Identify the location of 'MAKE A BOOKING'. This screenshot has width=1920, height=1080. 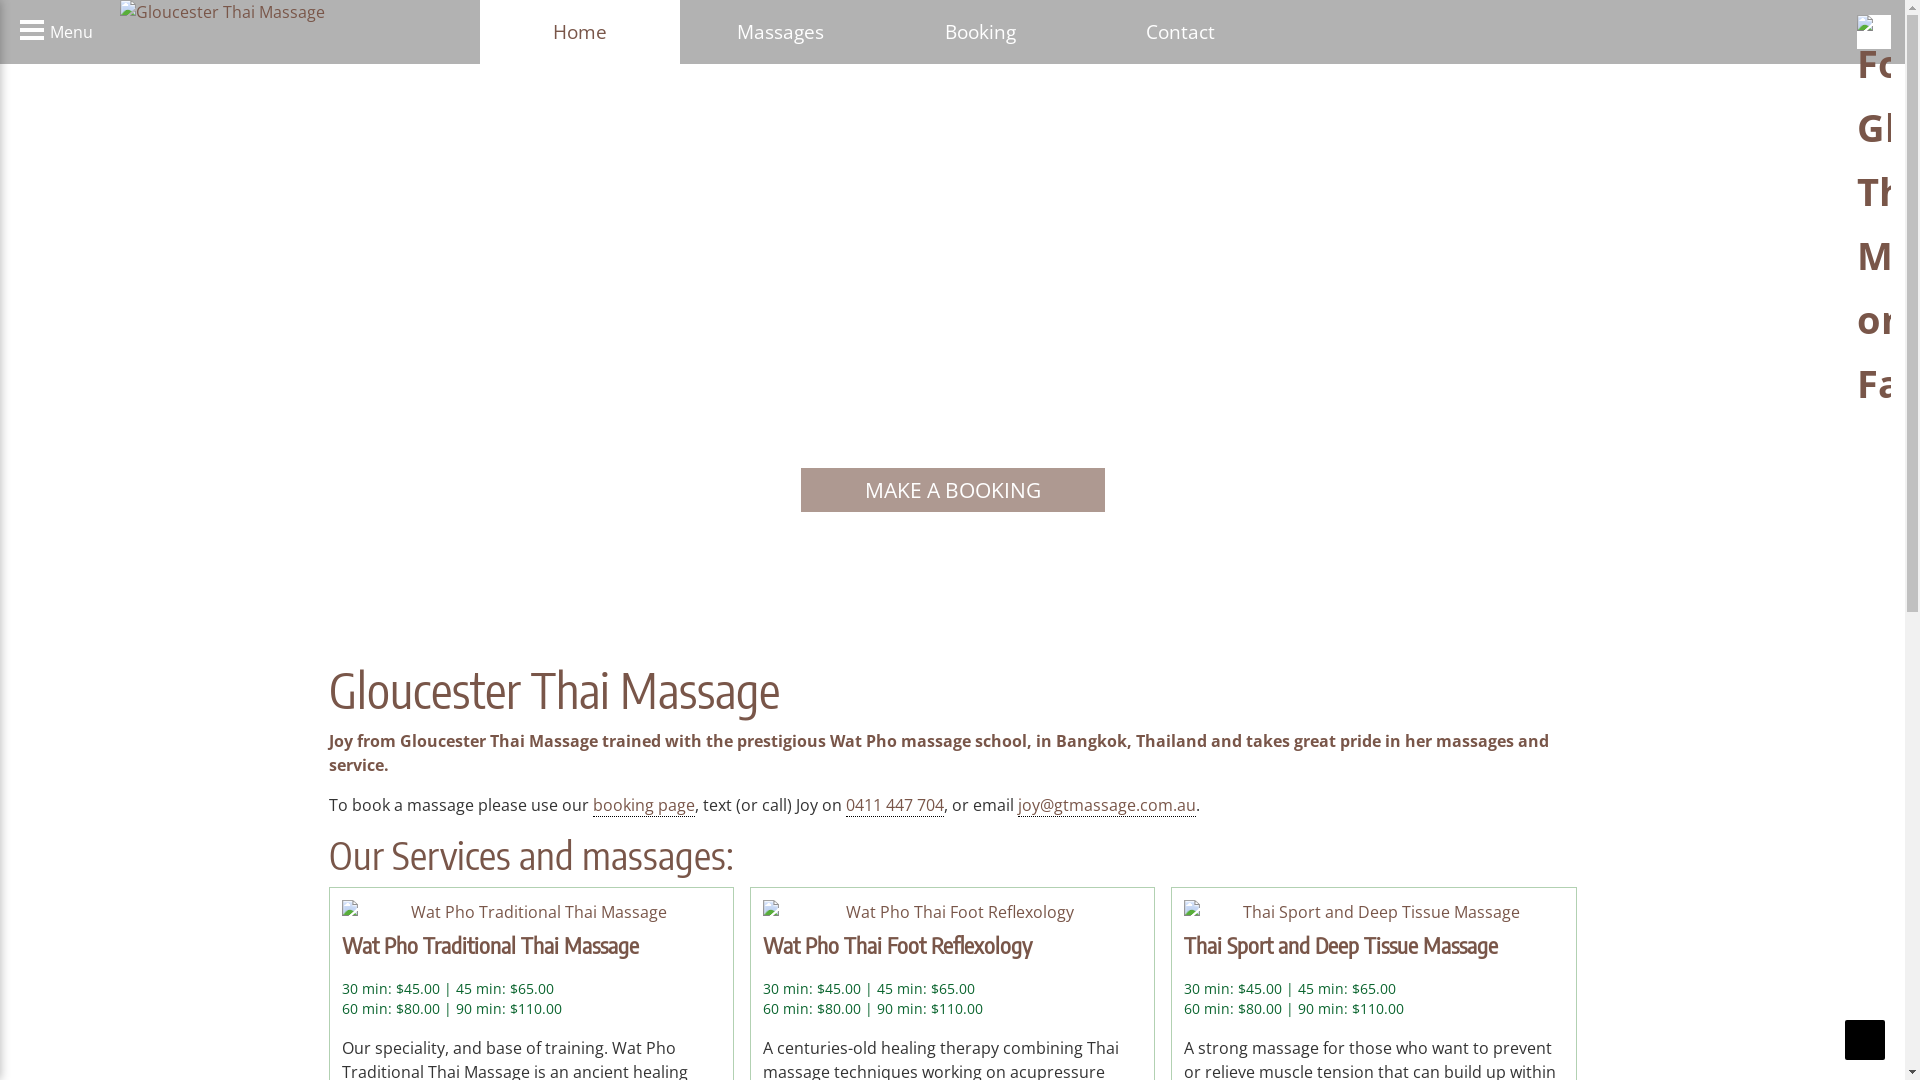
(950, 489).